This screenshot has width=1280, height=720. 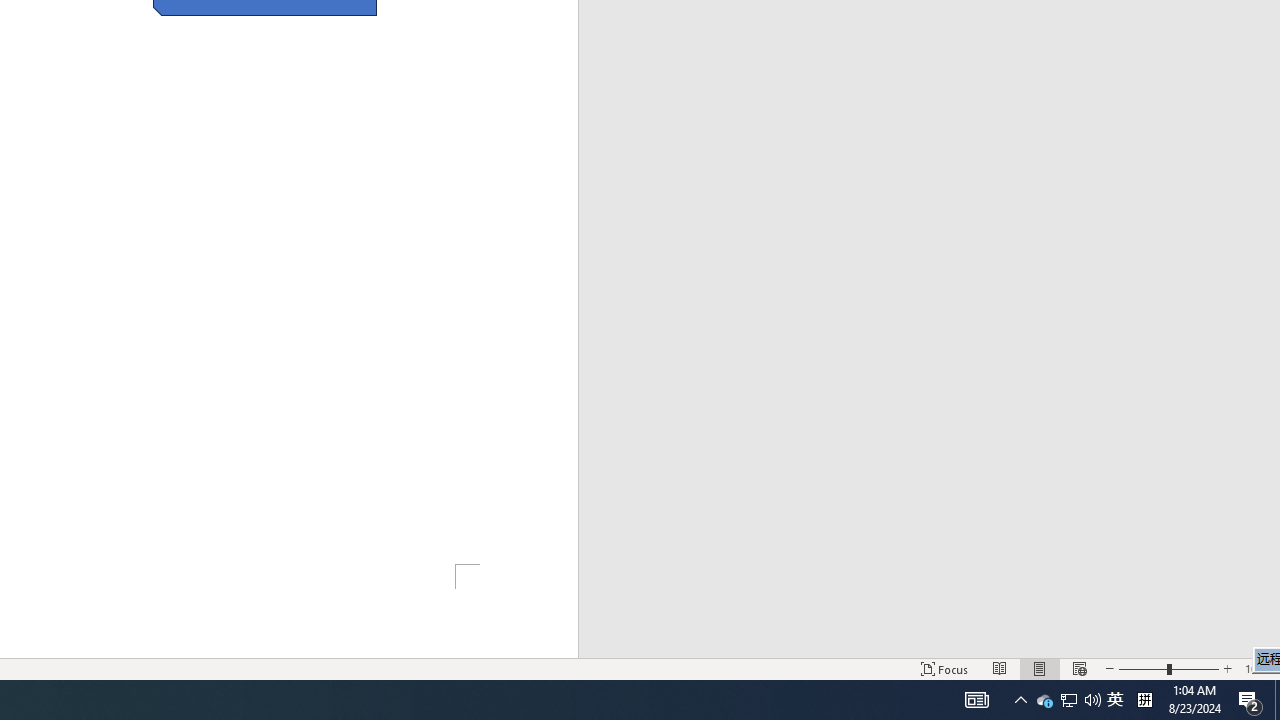 I want to click on 'Tray Input Indicator - Chinese (Simplified, China)', so click(x=1144, y=698).